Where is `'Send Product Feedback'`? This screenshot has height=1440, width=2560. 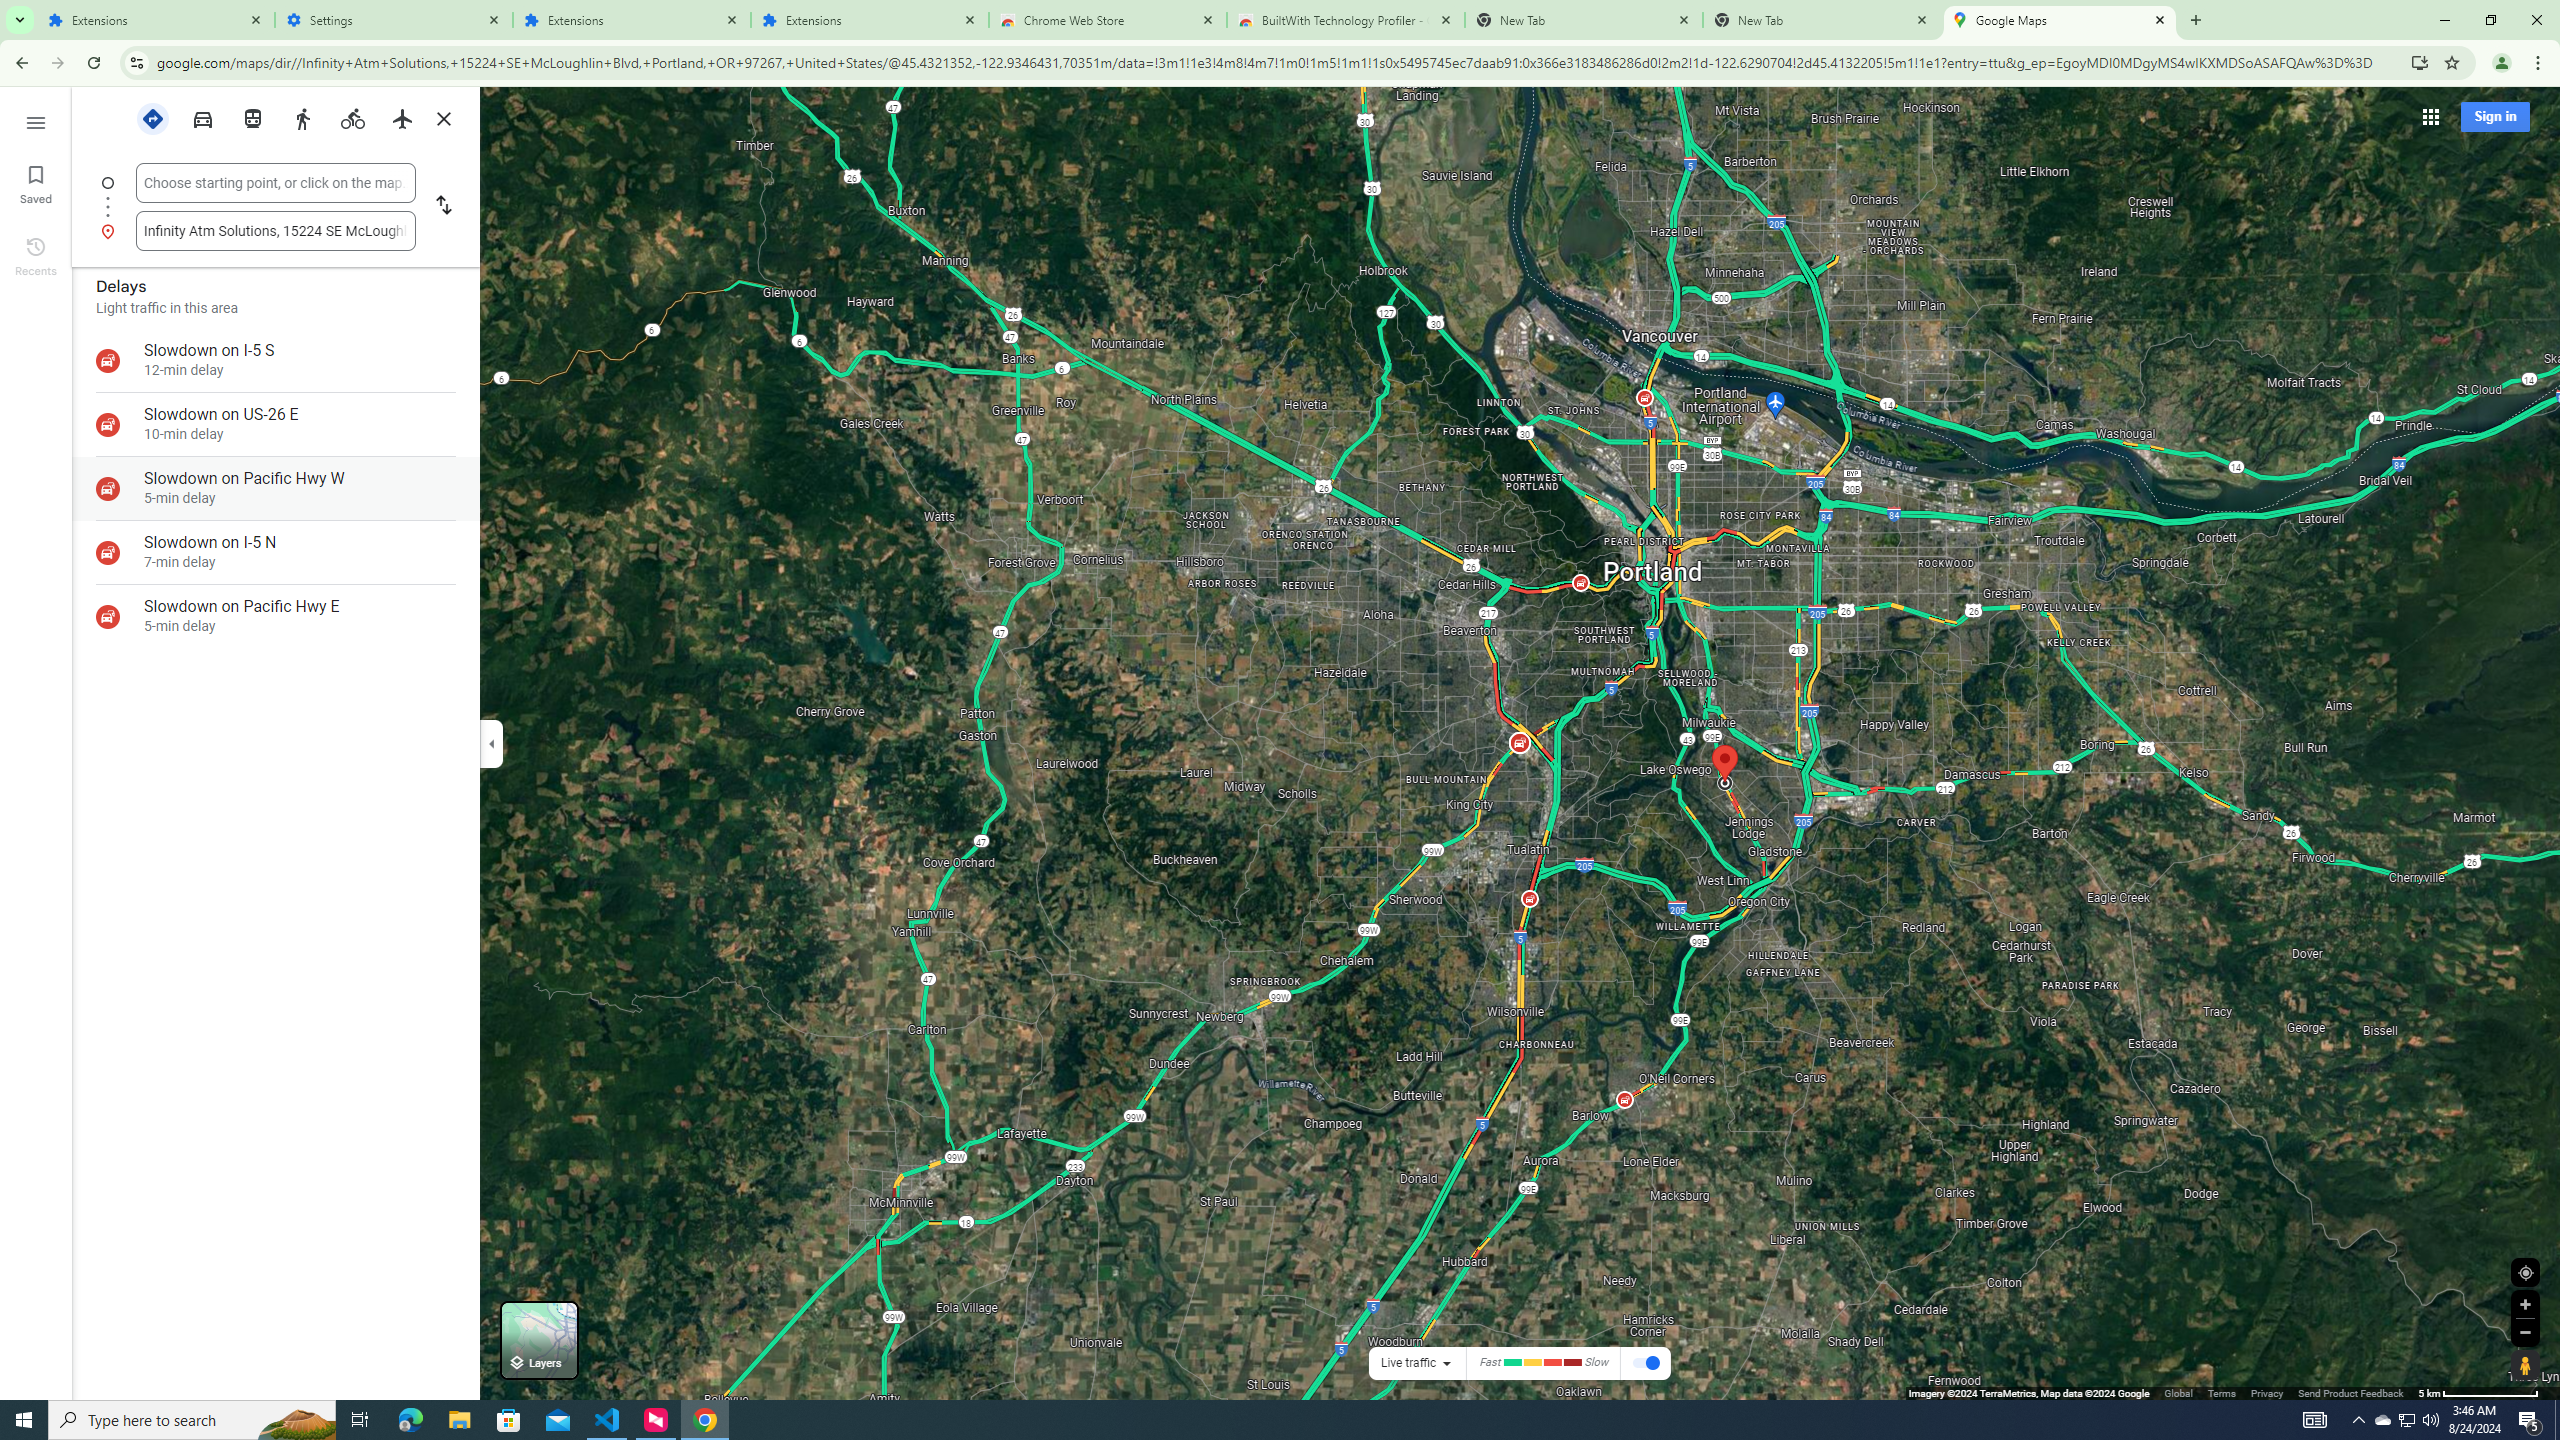 'Send Product Feedback' is located at coordinates (2351, 1393).